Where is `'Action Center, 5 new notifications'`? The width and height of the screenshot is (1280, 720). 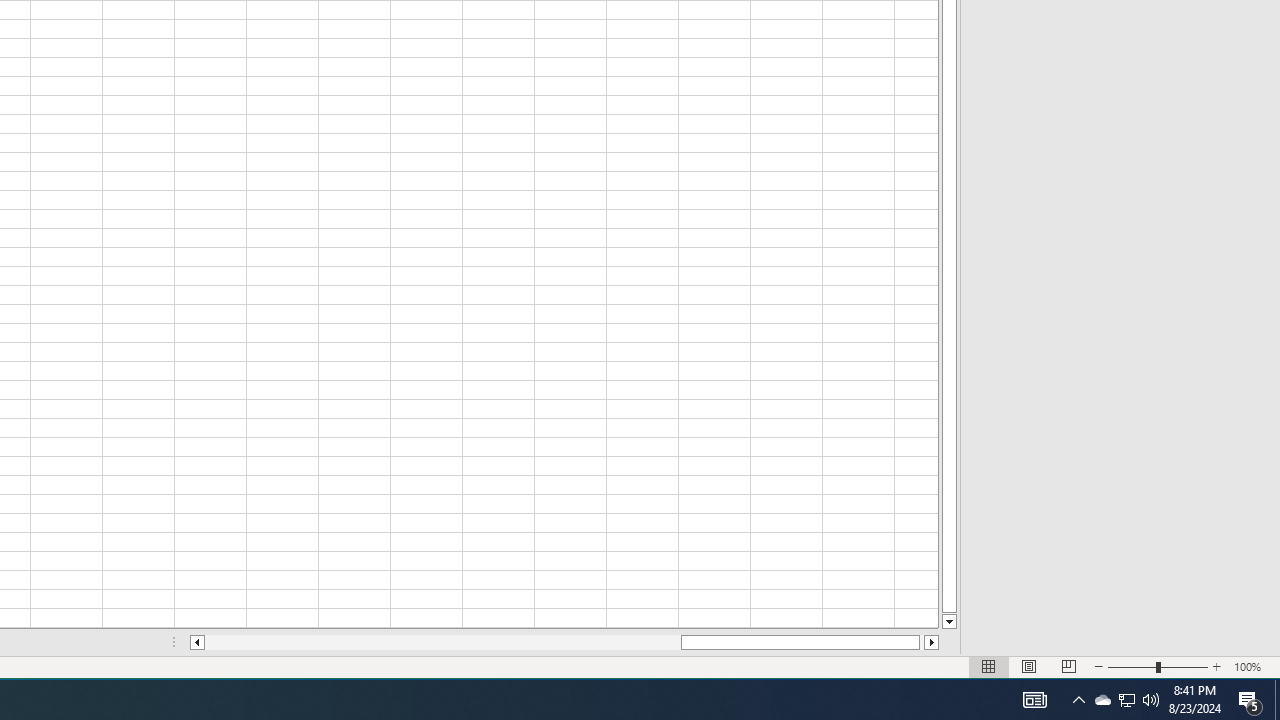 'Action Center, 5 new notifications' is located at coordinates (1250, 698).